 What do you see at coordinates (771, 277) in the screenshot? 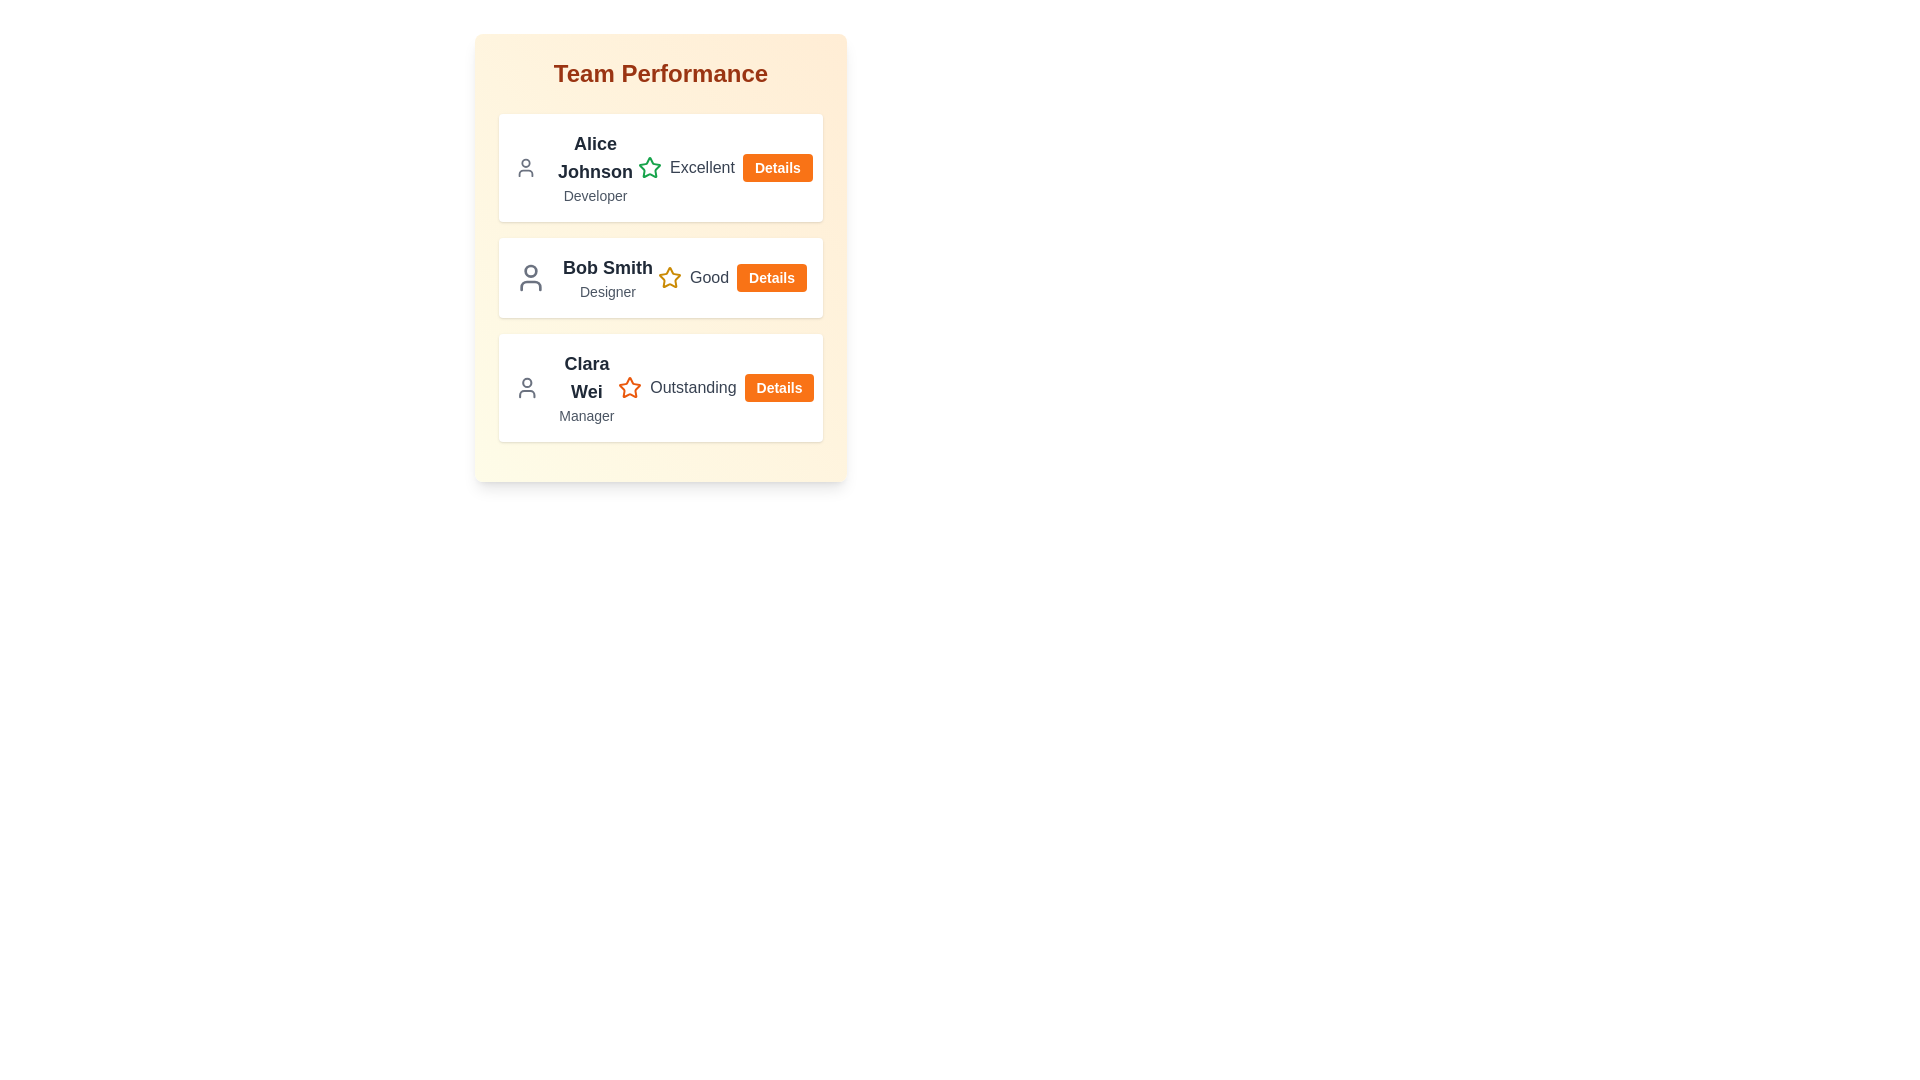
I see `'Details' button for the team member Bob Smith` at bounding box center [771, 277].